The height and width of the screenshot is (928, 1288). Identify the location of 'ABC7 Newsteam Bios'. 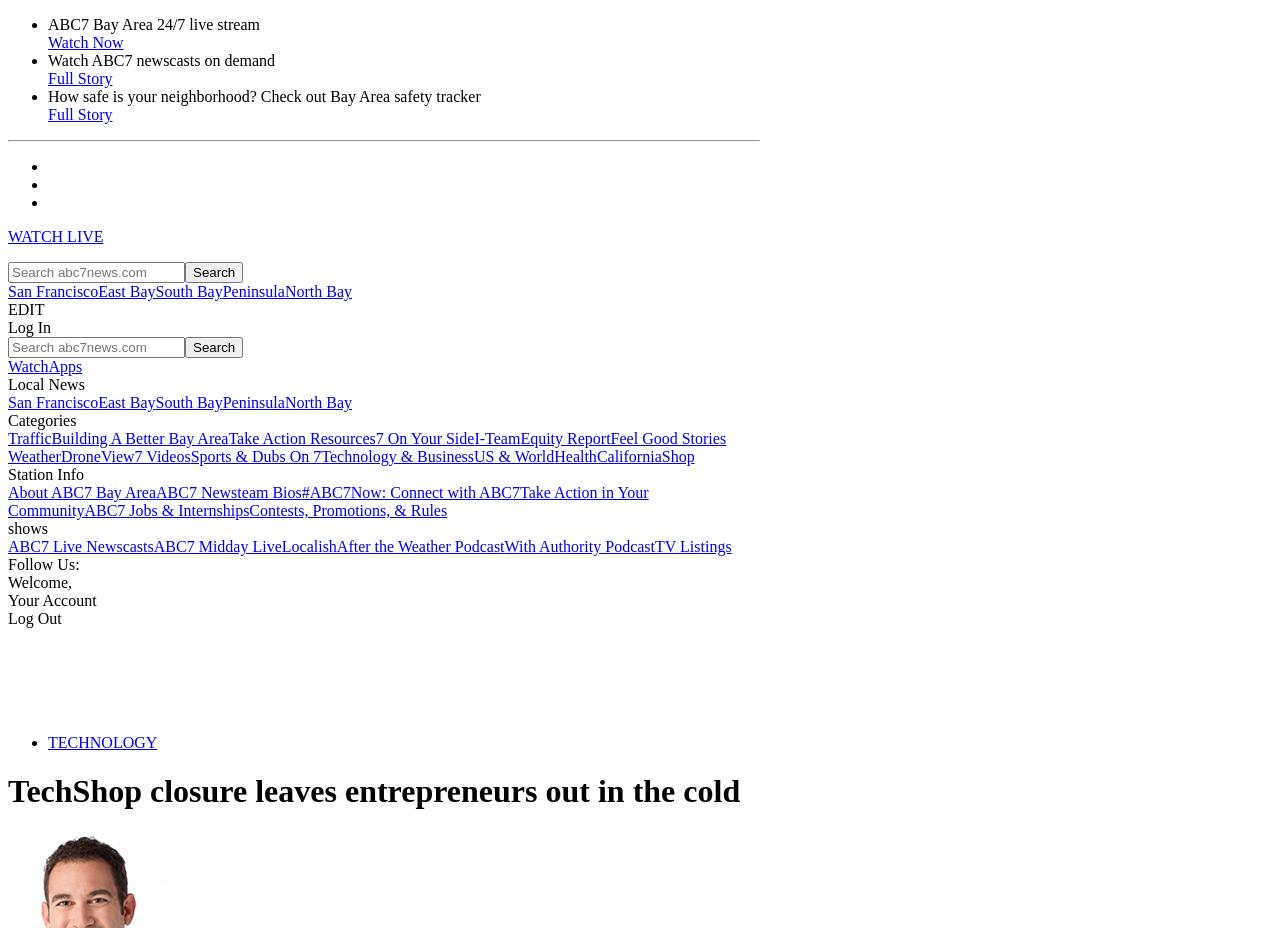
(228, 491).